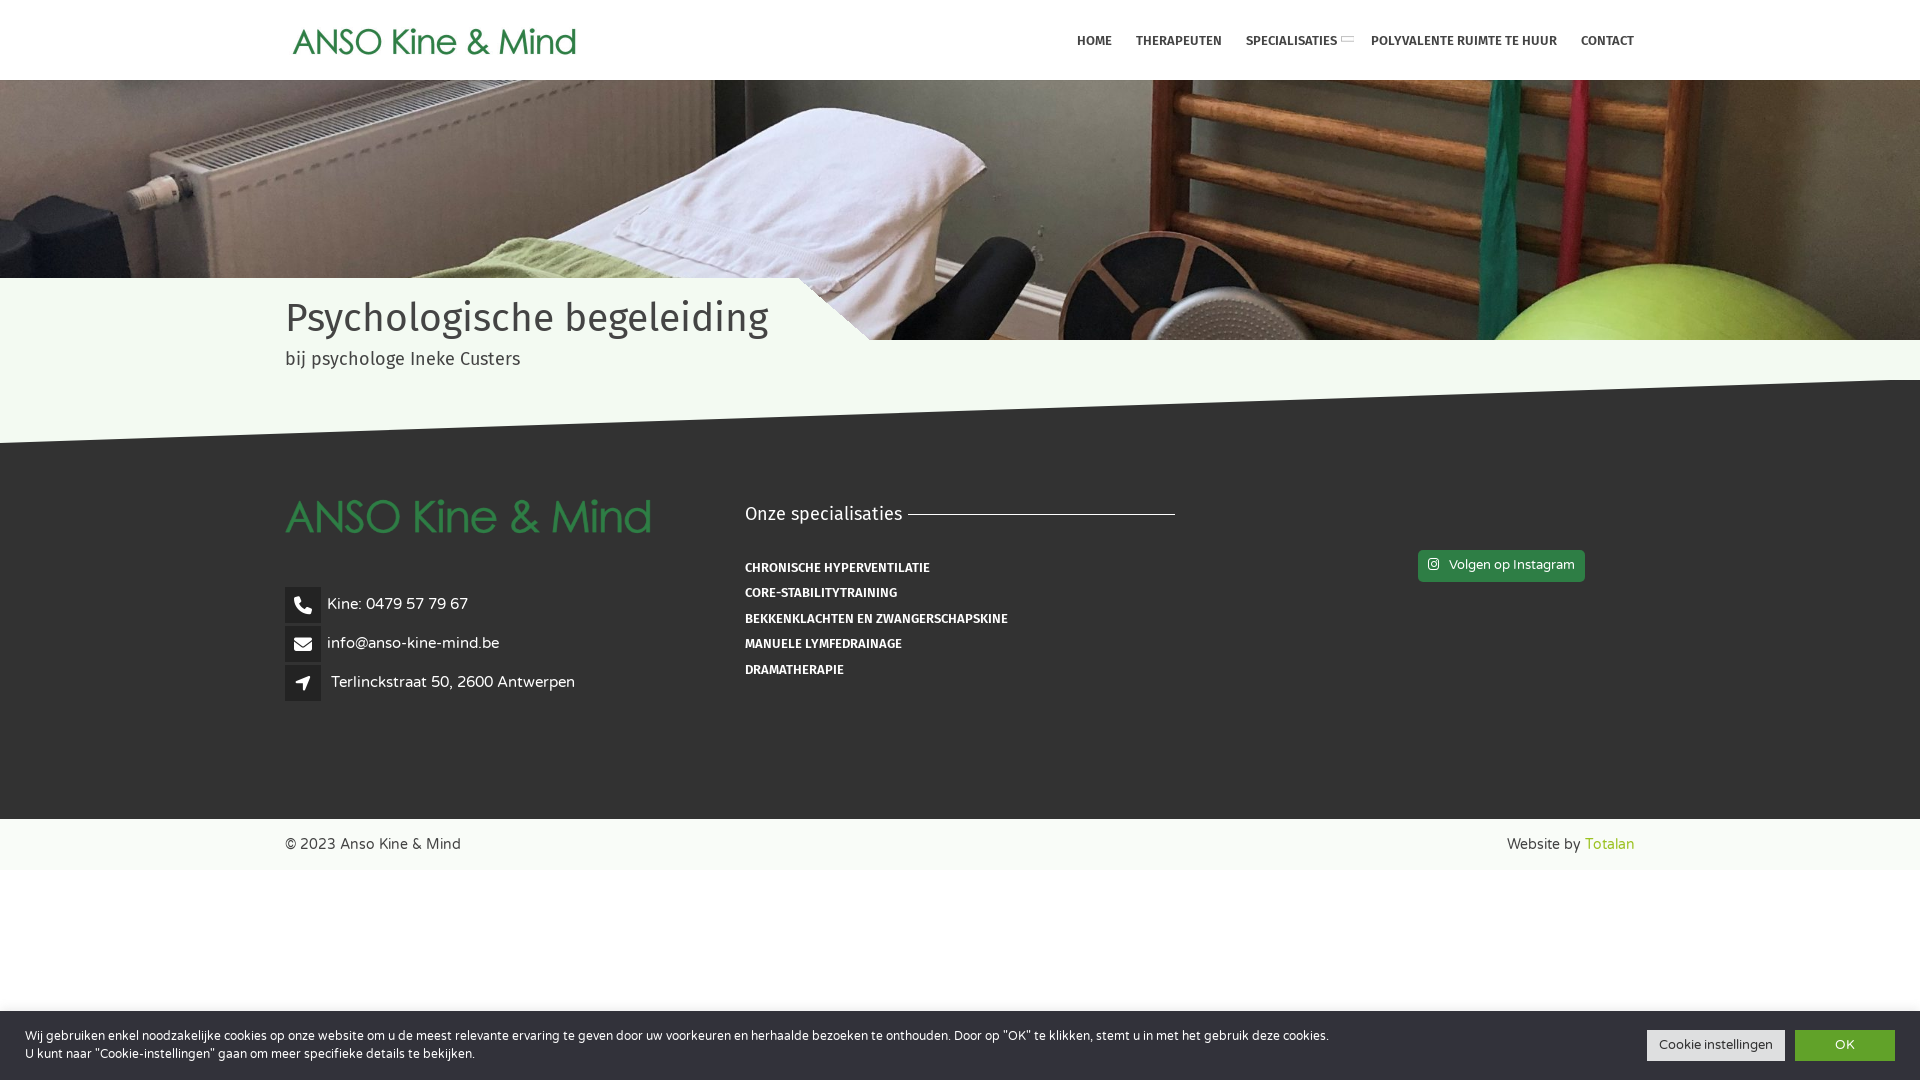  Describe the element at coordinates (1843, 1044) in the screenshot. I see `'OK'` at that location.